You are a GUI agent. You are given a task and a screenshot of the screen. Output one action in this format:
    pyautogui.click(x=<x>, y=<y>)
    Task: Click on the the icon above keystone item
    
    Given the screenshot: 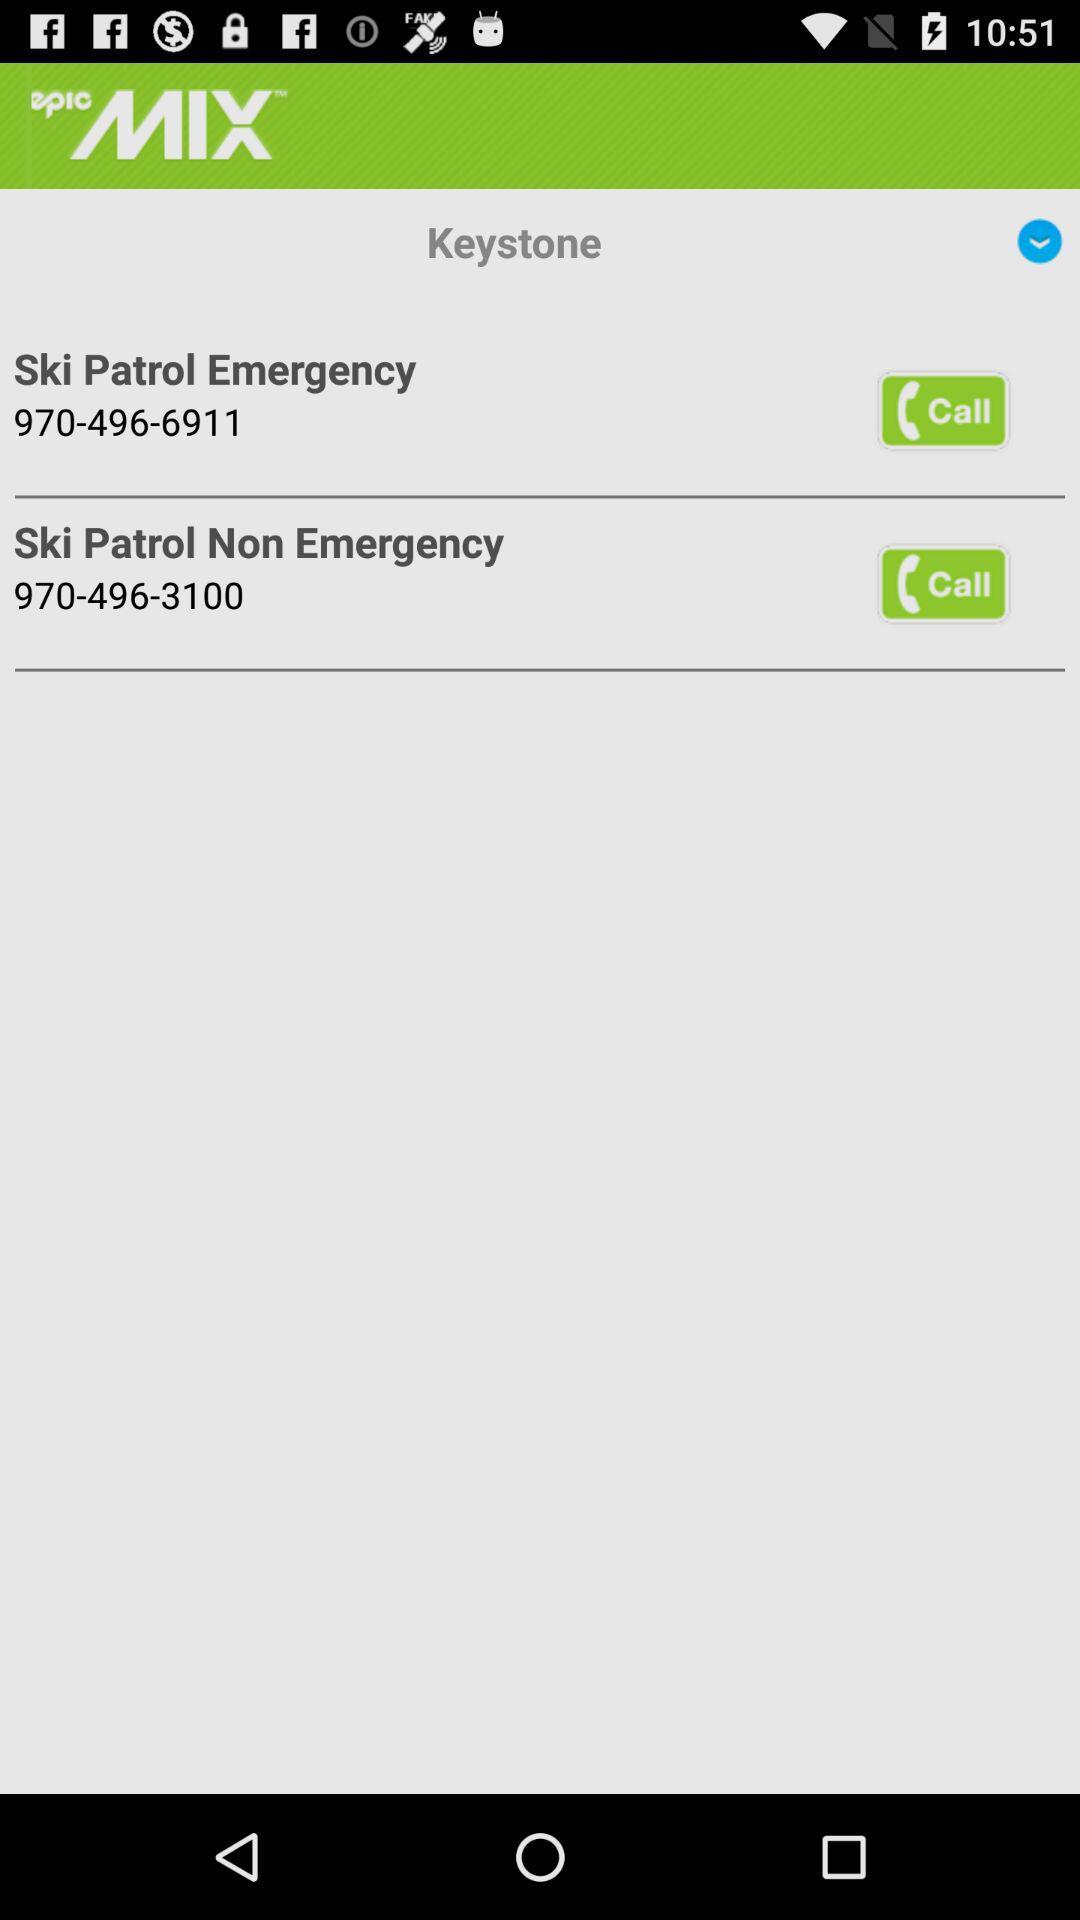 What is the action you would take?
    pyautogui.click(x=156, y=124)
    